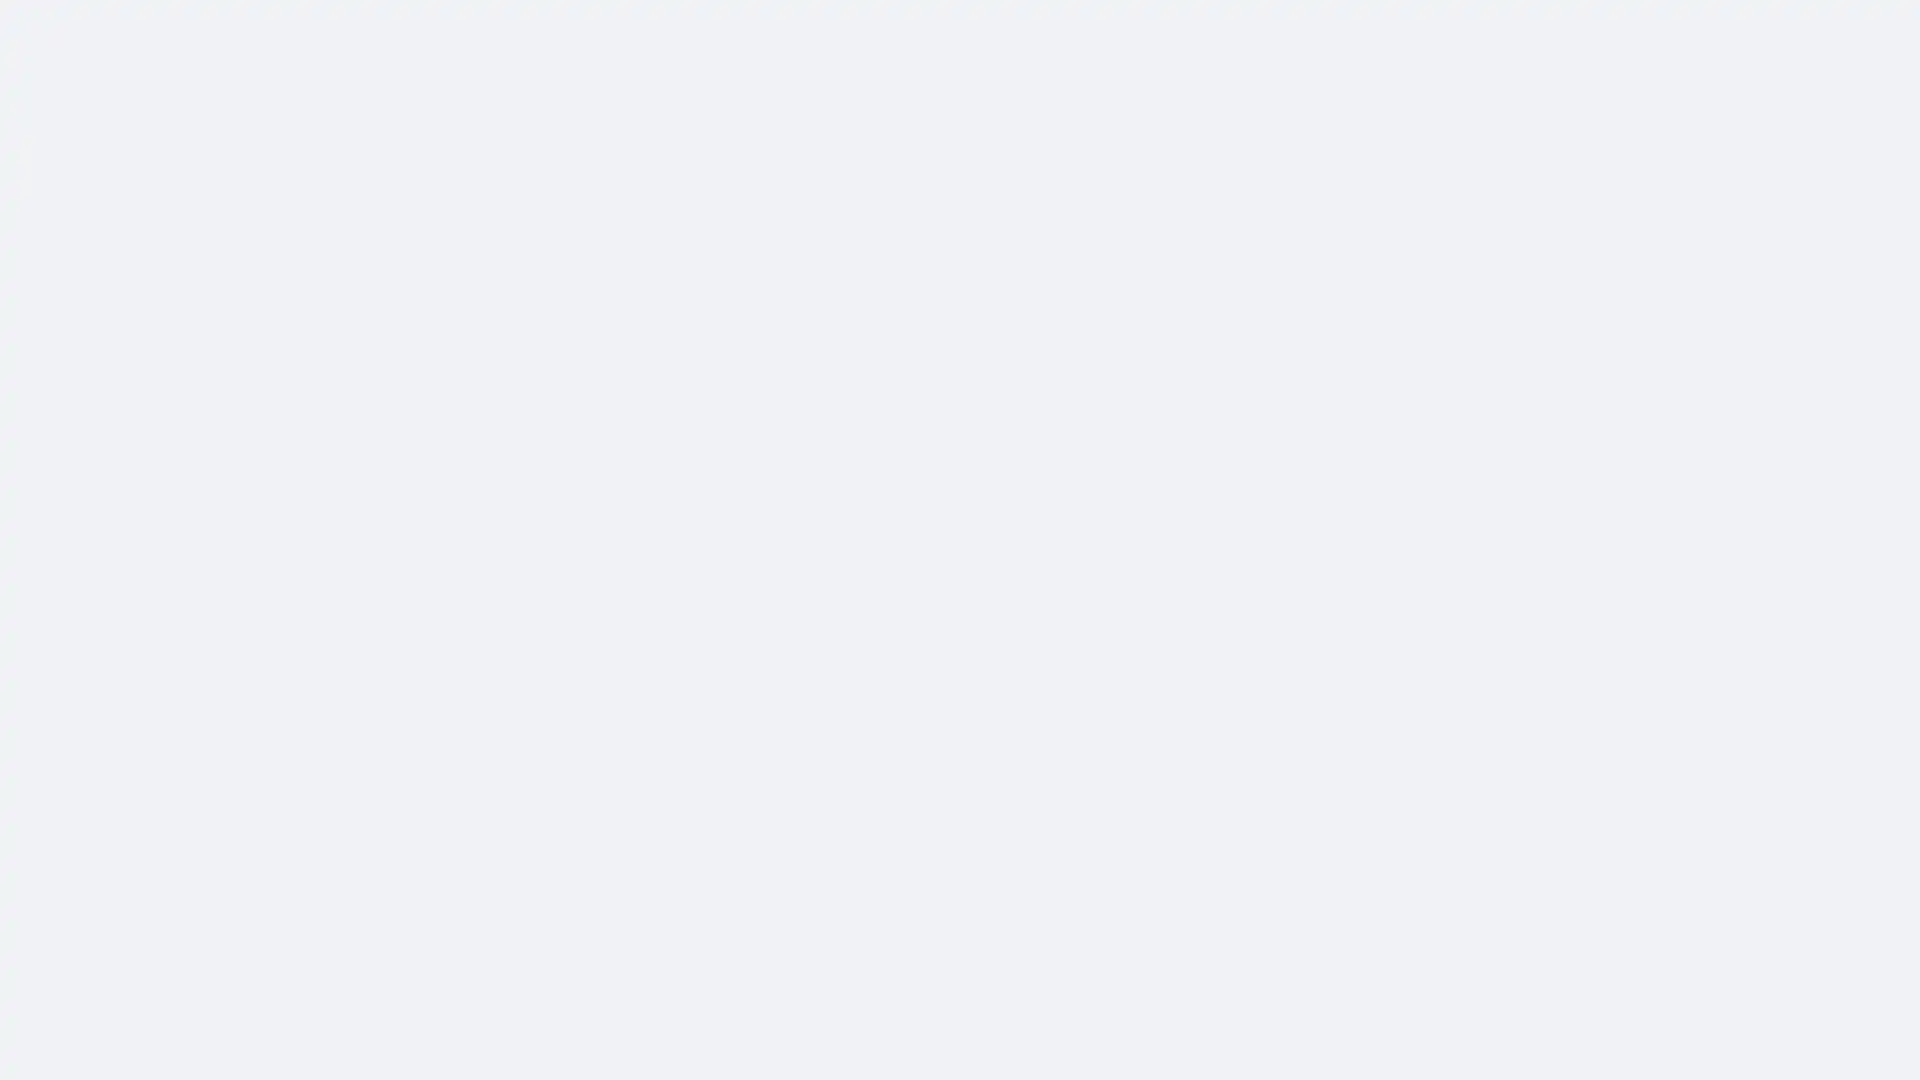 The height and width of the screenshot is (1080, 1920). Describe the element at coordinates (722, 466) in the screenshot. I see `See more` at that location.